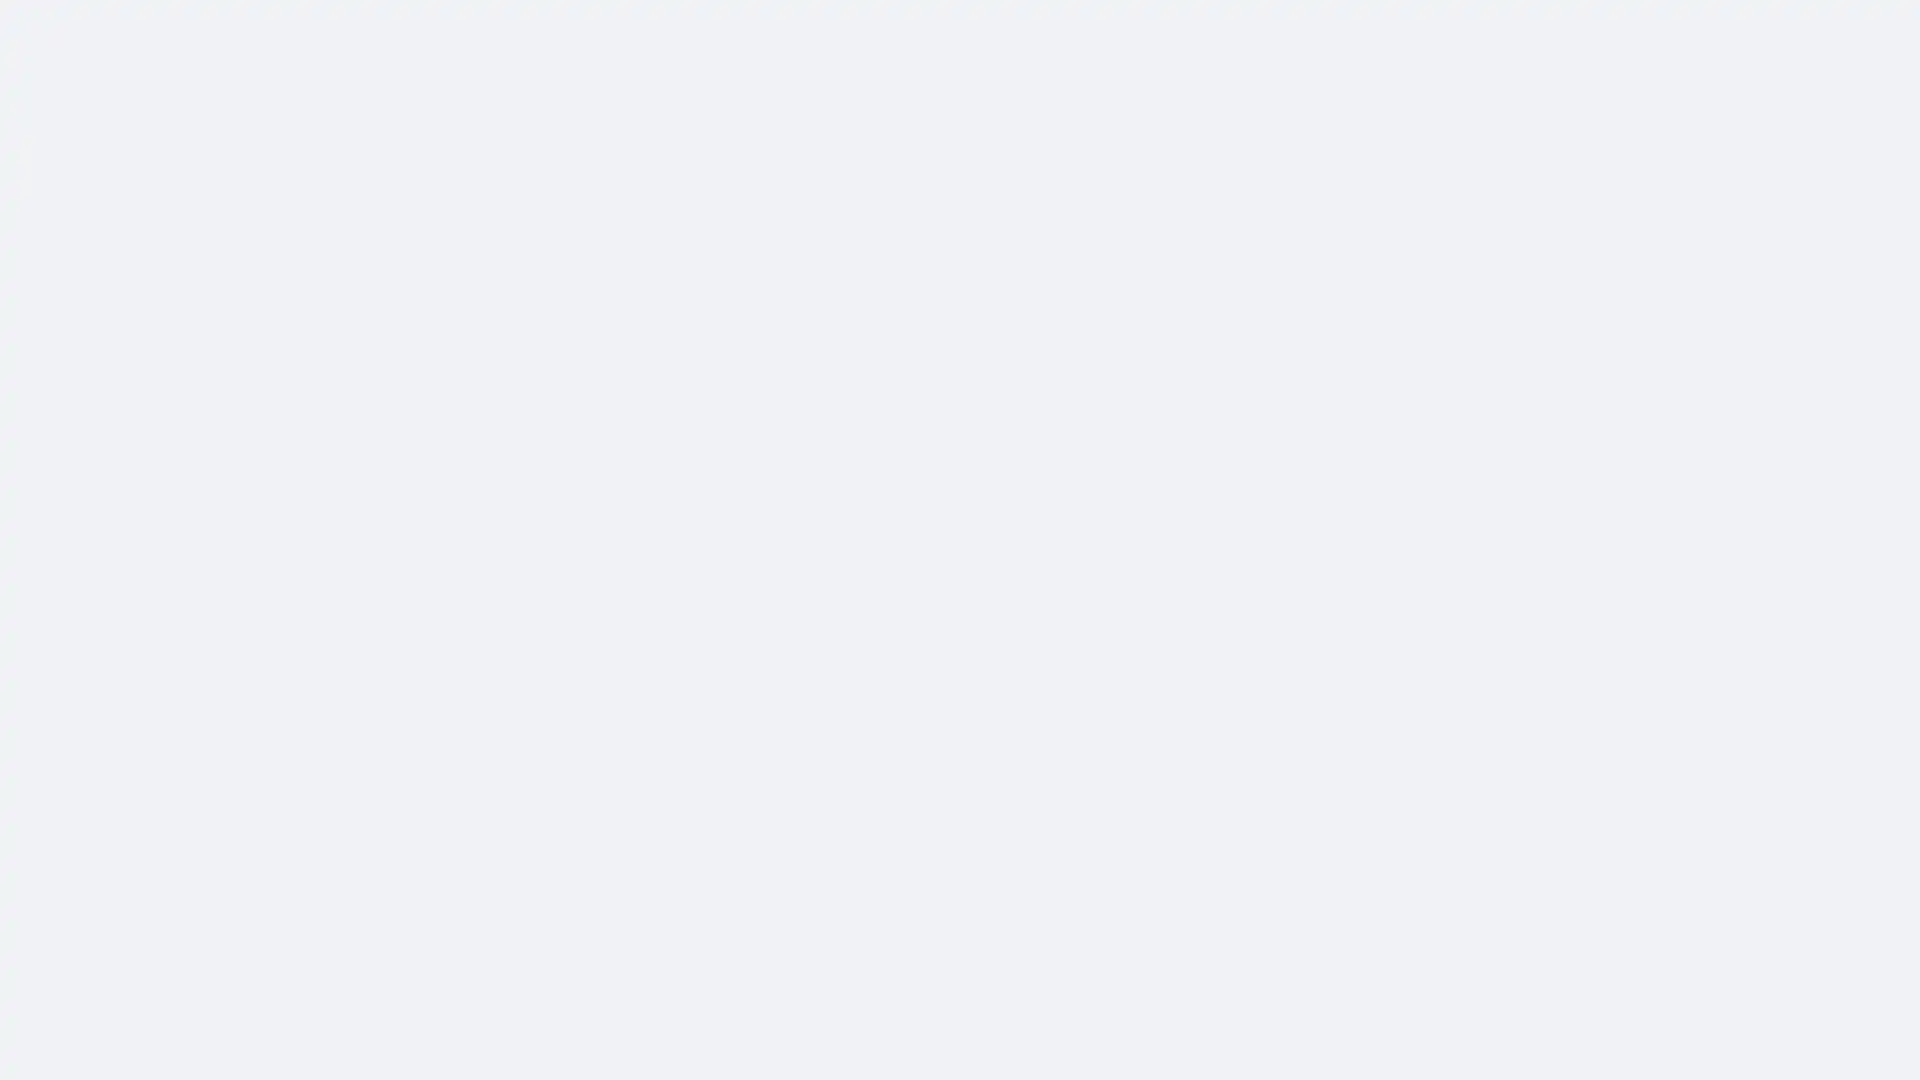 The height and width of the screenshot is (1080, 1920). Describe the element at coordinates (722, 466) in the screenshot. I see `See more` at that location.